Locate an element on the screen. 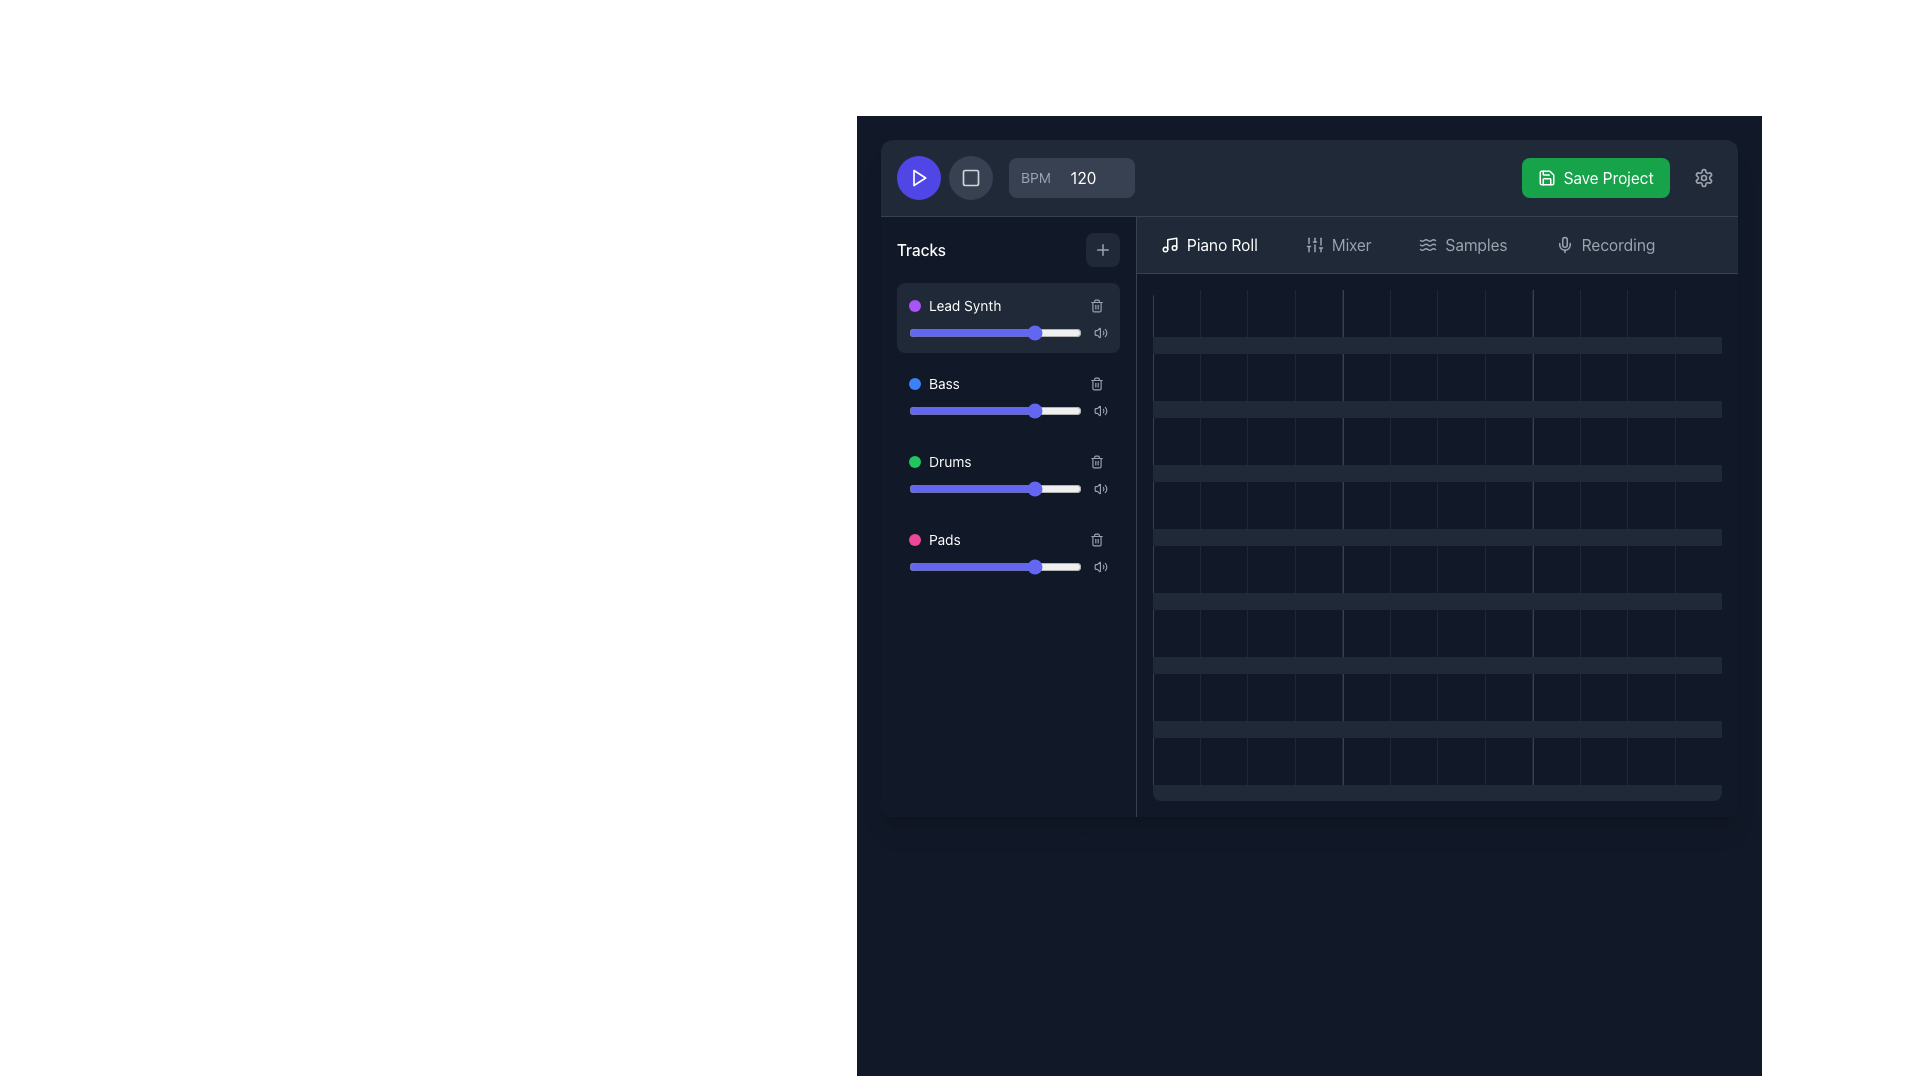 Image resolution: width=1920 pixels, height=1080 pixels. the grid cell located in the first row and seventh position of the grid layout, which has a dark background that changes to a lighter shade on hover is located at coordinates (1461, 313).